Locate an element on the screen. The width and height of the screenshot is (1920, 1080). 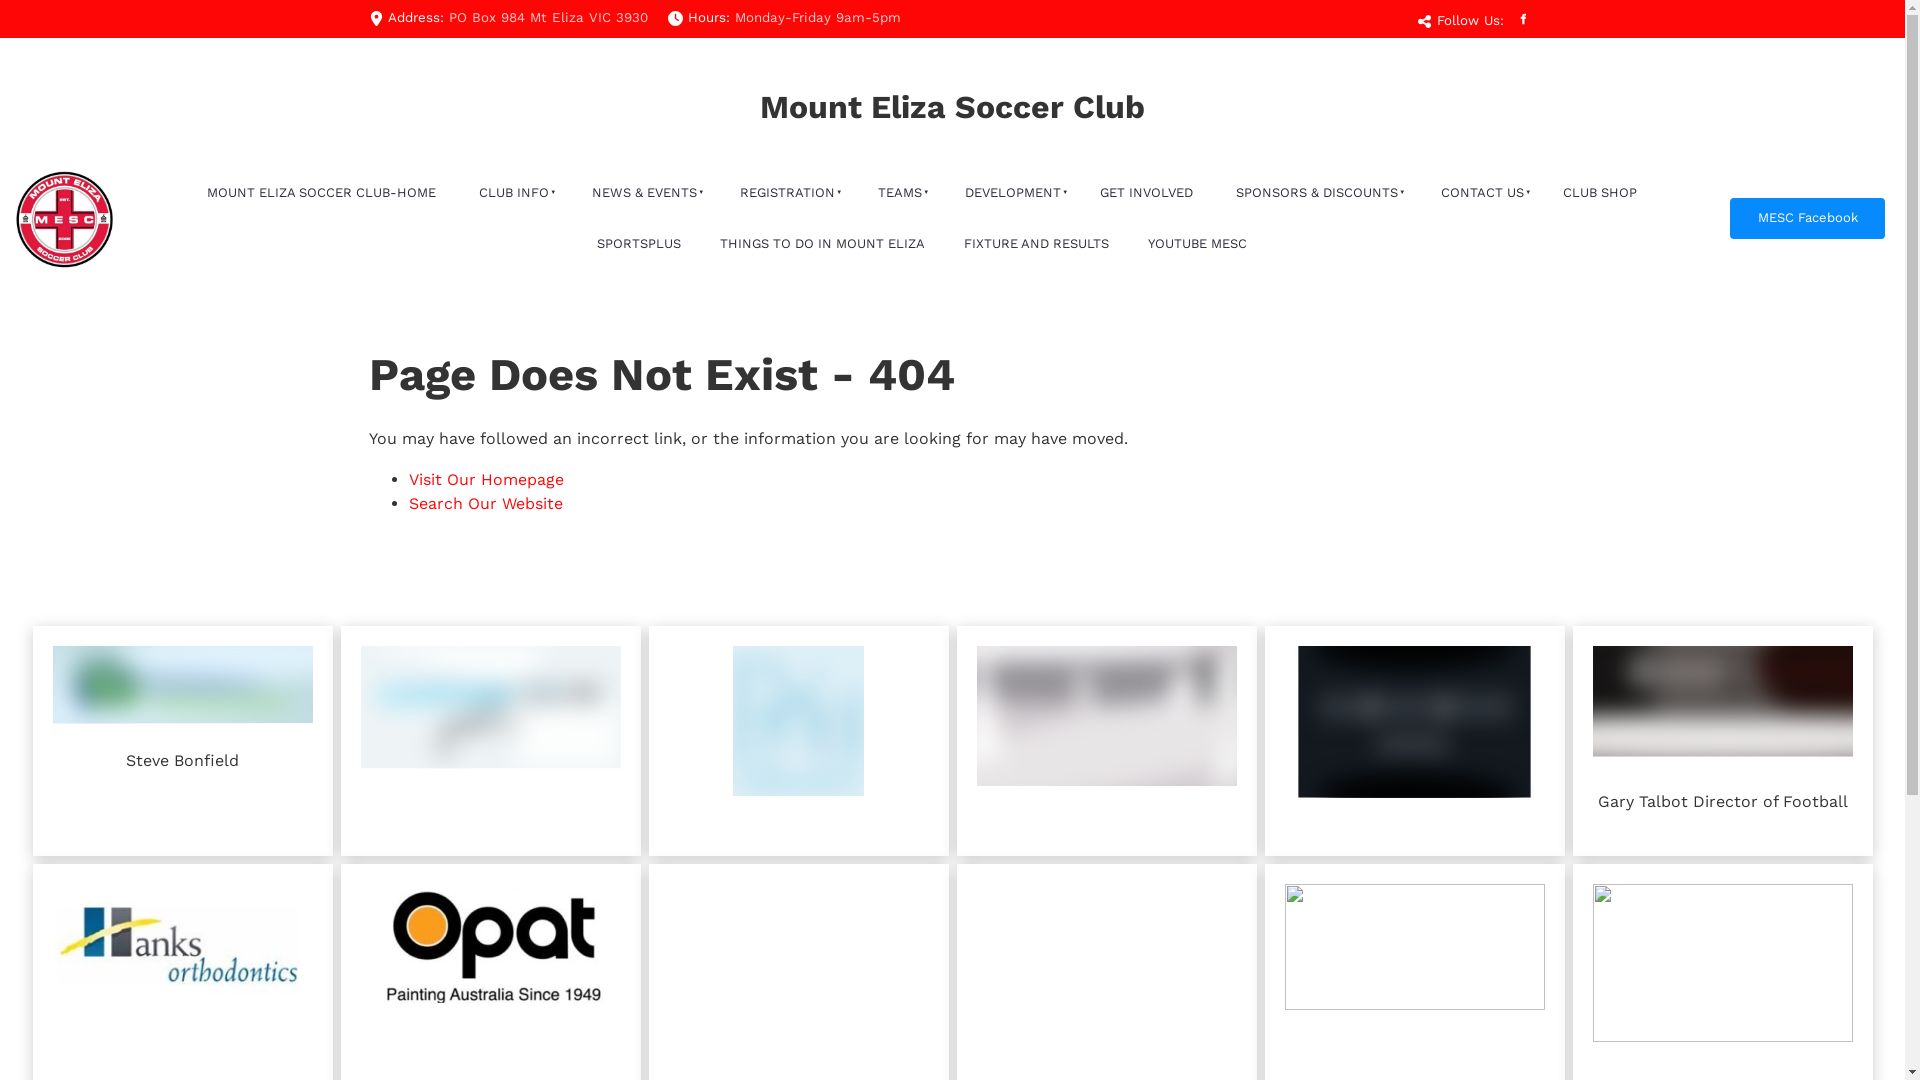
'TEAMS' is located at coordinates (896, 193).